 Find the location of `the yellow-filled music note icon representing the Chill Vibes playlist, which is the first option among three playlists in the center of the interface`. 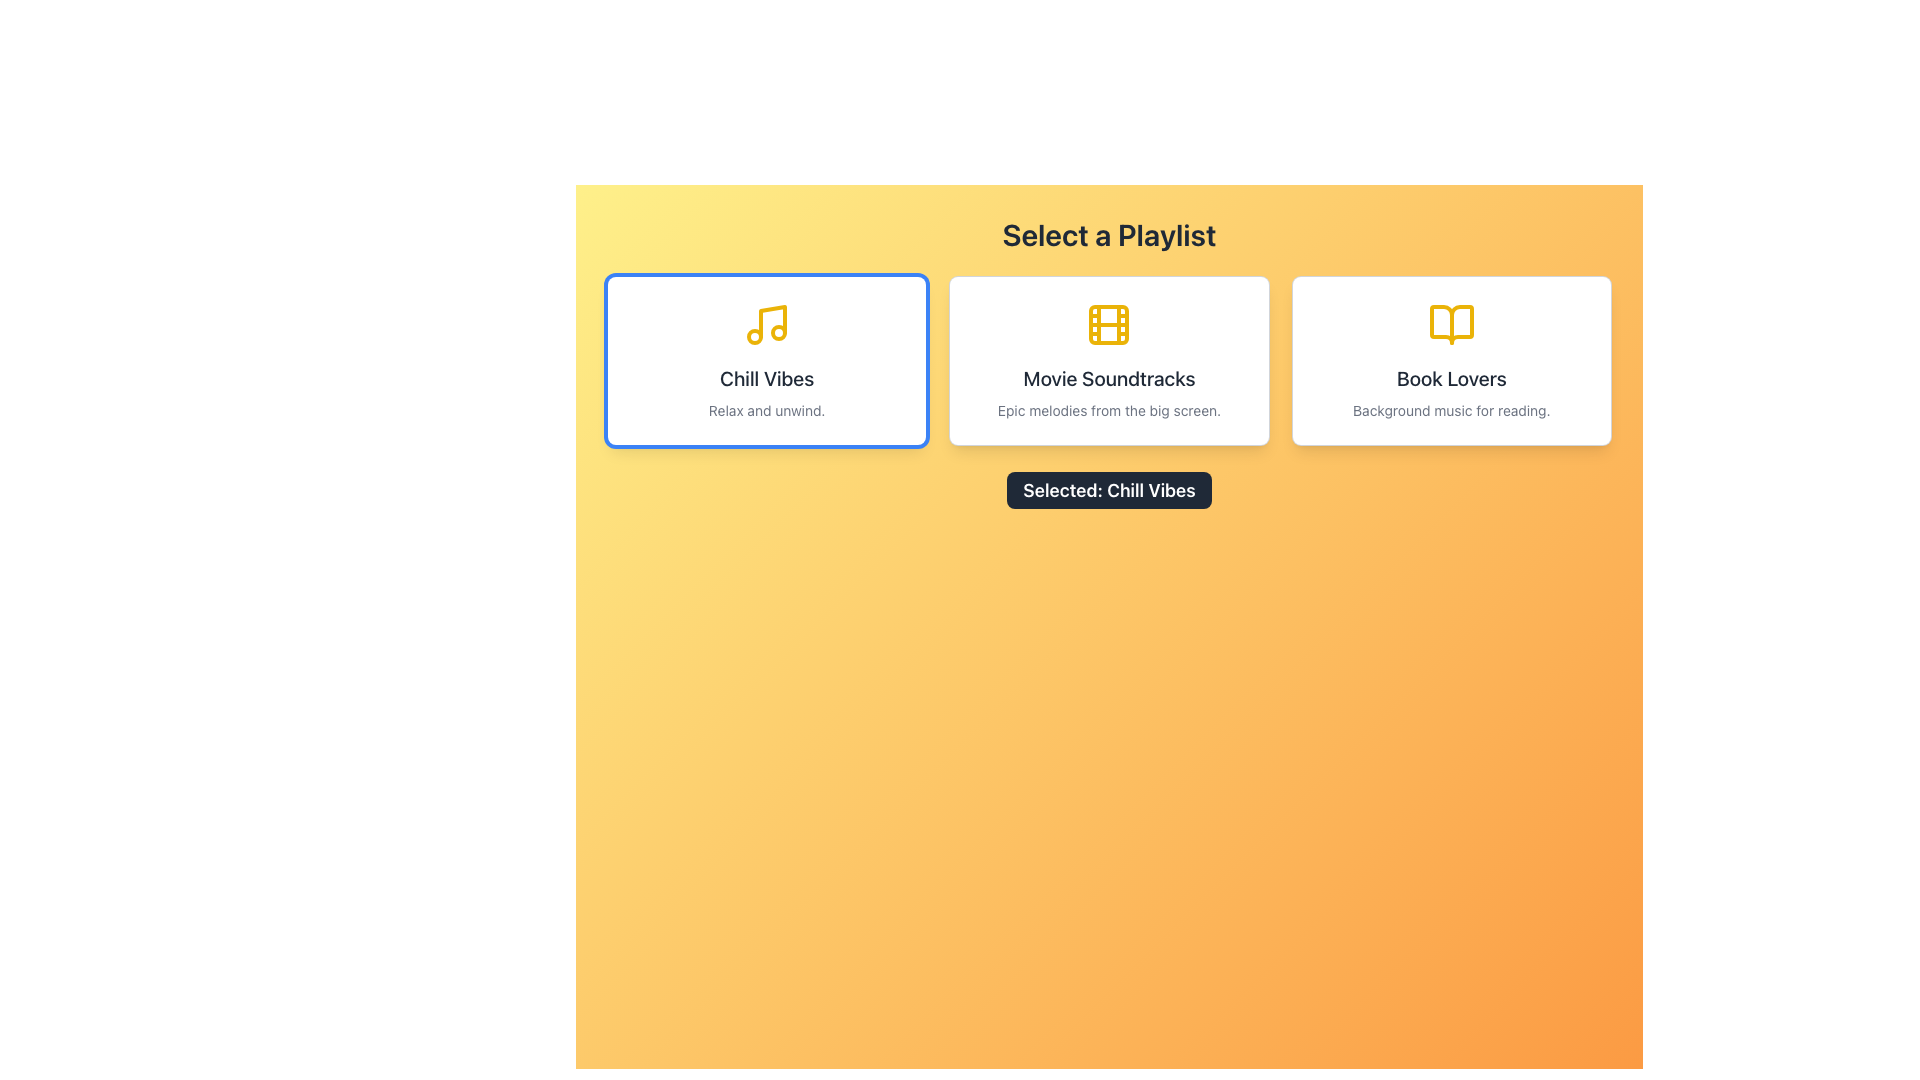

the yellow-filled music note icon representing the Chill Vibes playlist, which is the first option among three playlists in the center of the interface is located at coordinates (772, 320).